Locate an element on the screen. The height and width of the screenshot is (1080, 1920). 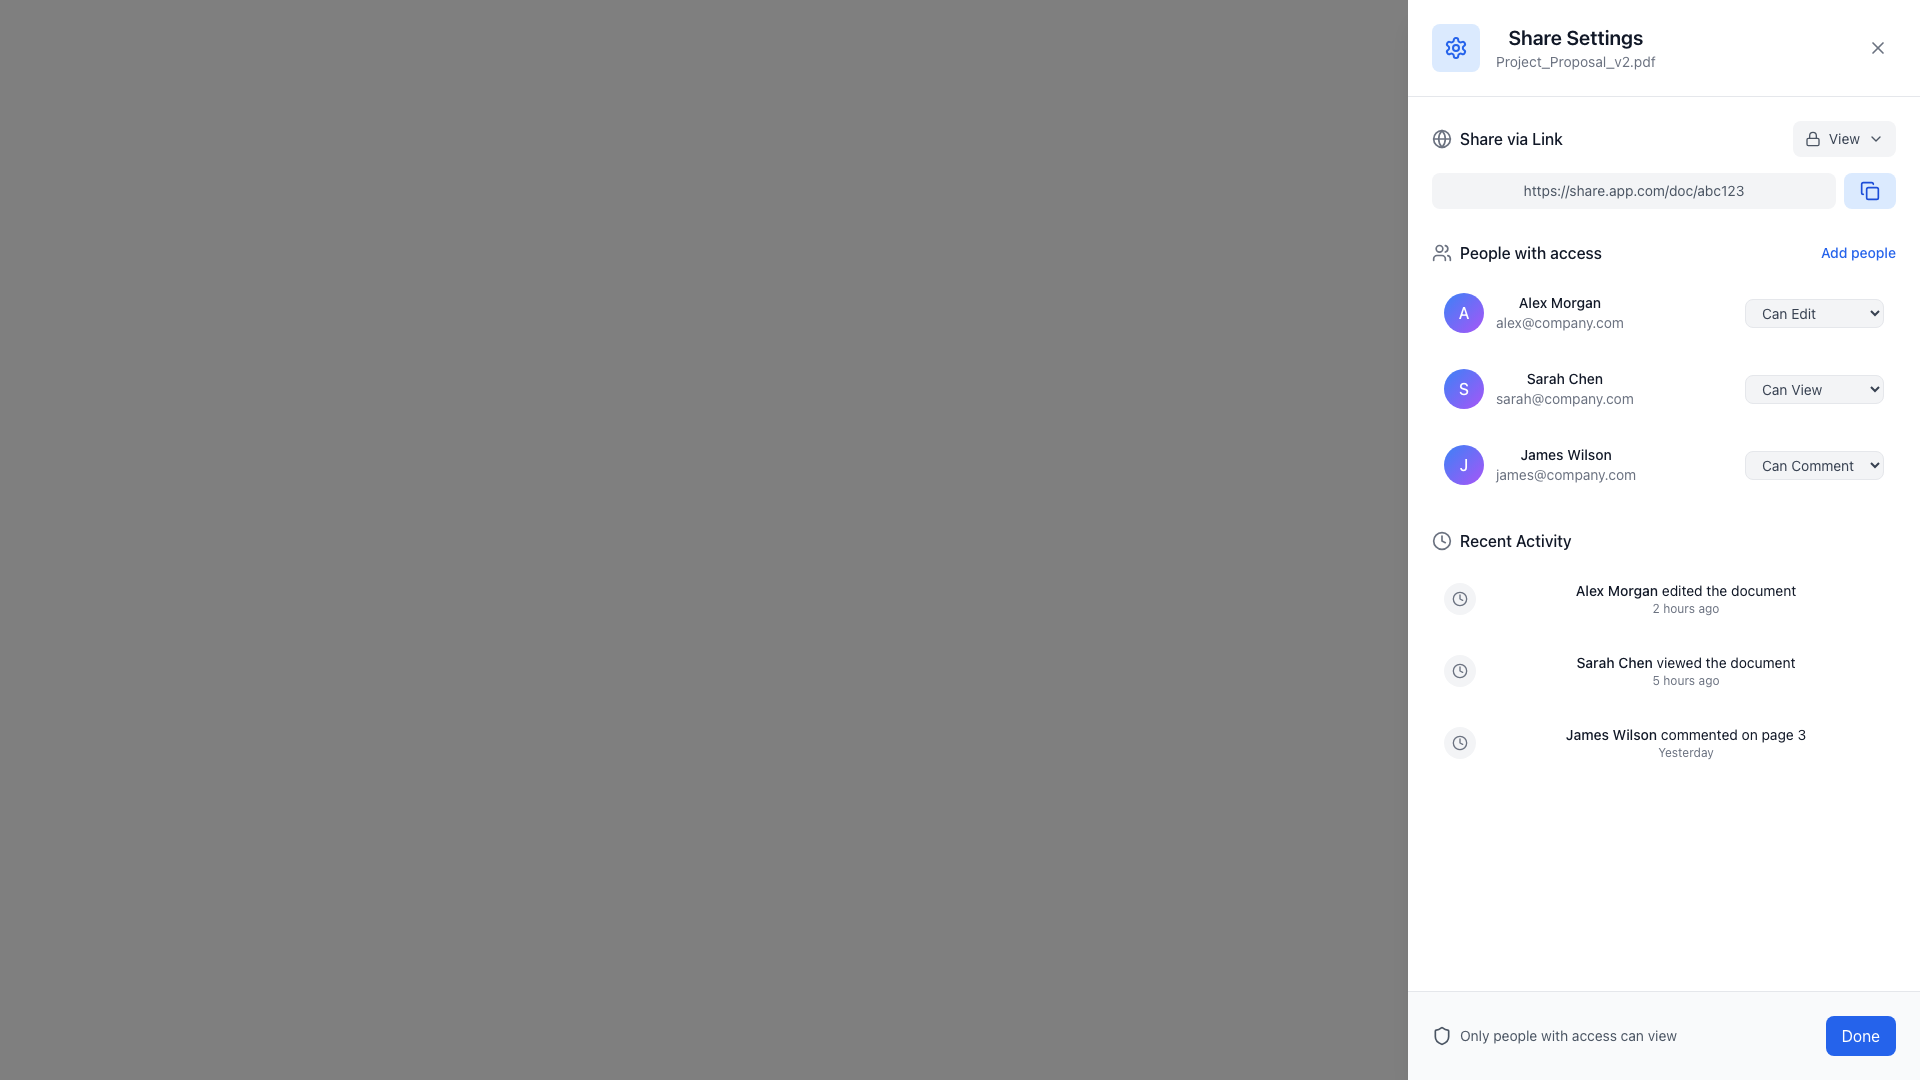
the Text display element that summarizes a recent activity by user James Wilson, located in the 'Recent Activity' section beneath a clock icon is located at coordinates (1684, 743).